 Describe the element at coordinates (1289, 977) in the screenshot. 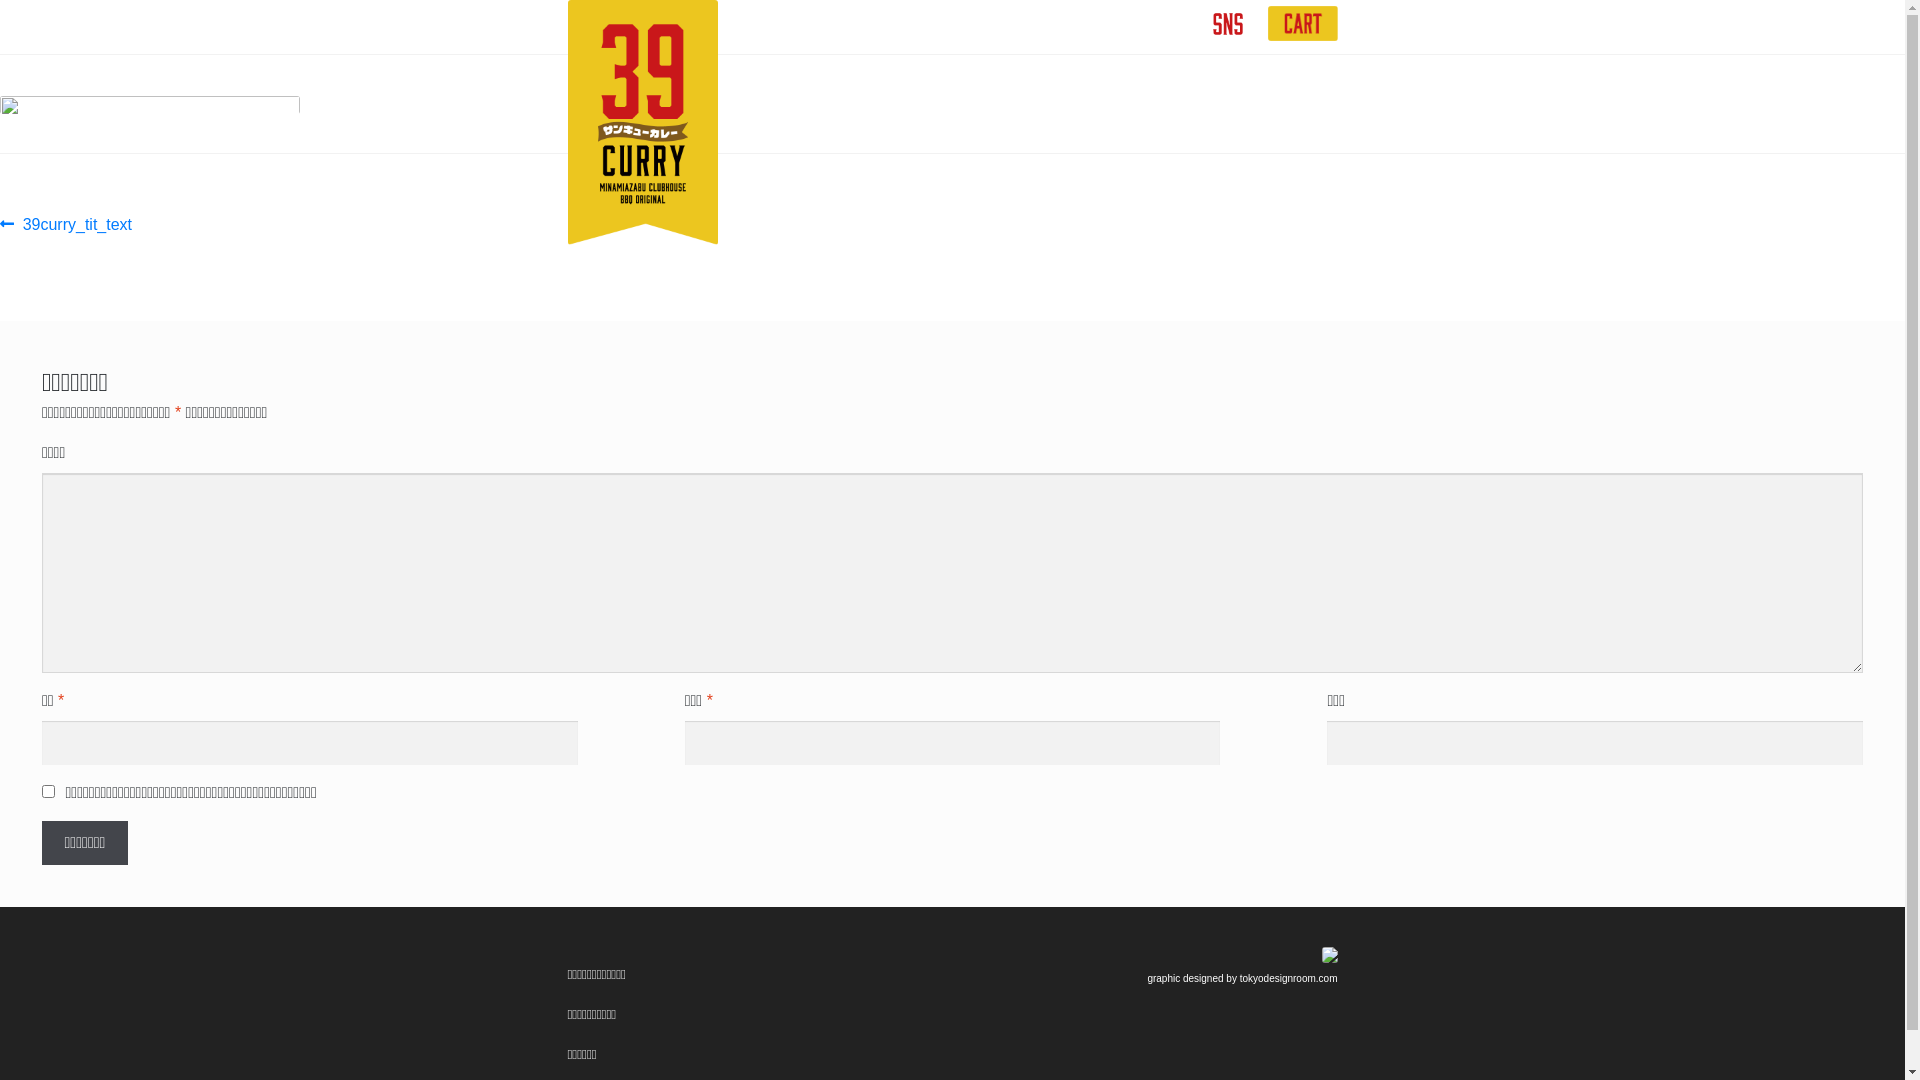

I see `'tokyodesignroom.com'` at that location.